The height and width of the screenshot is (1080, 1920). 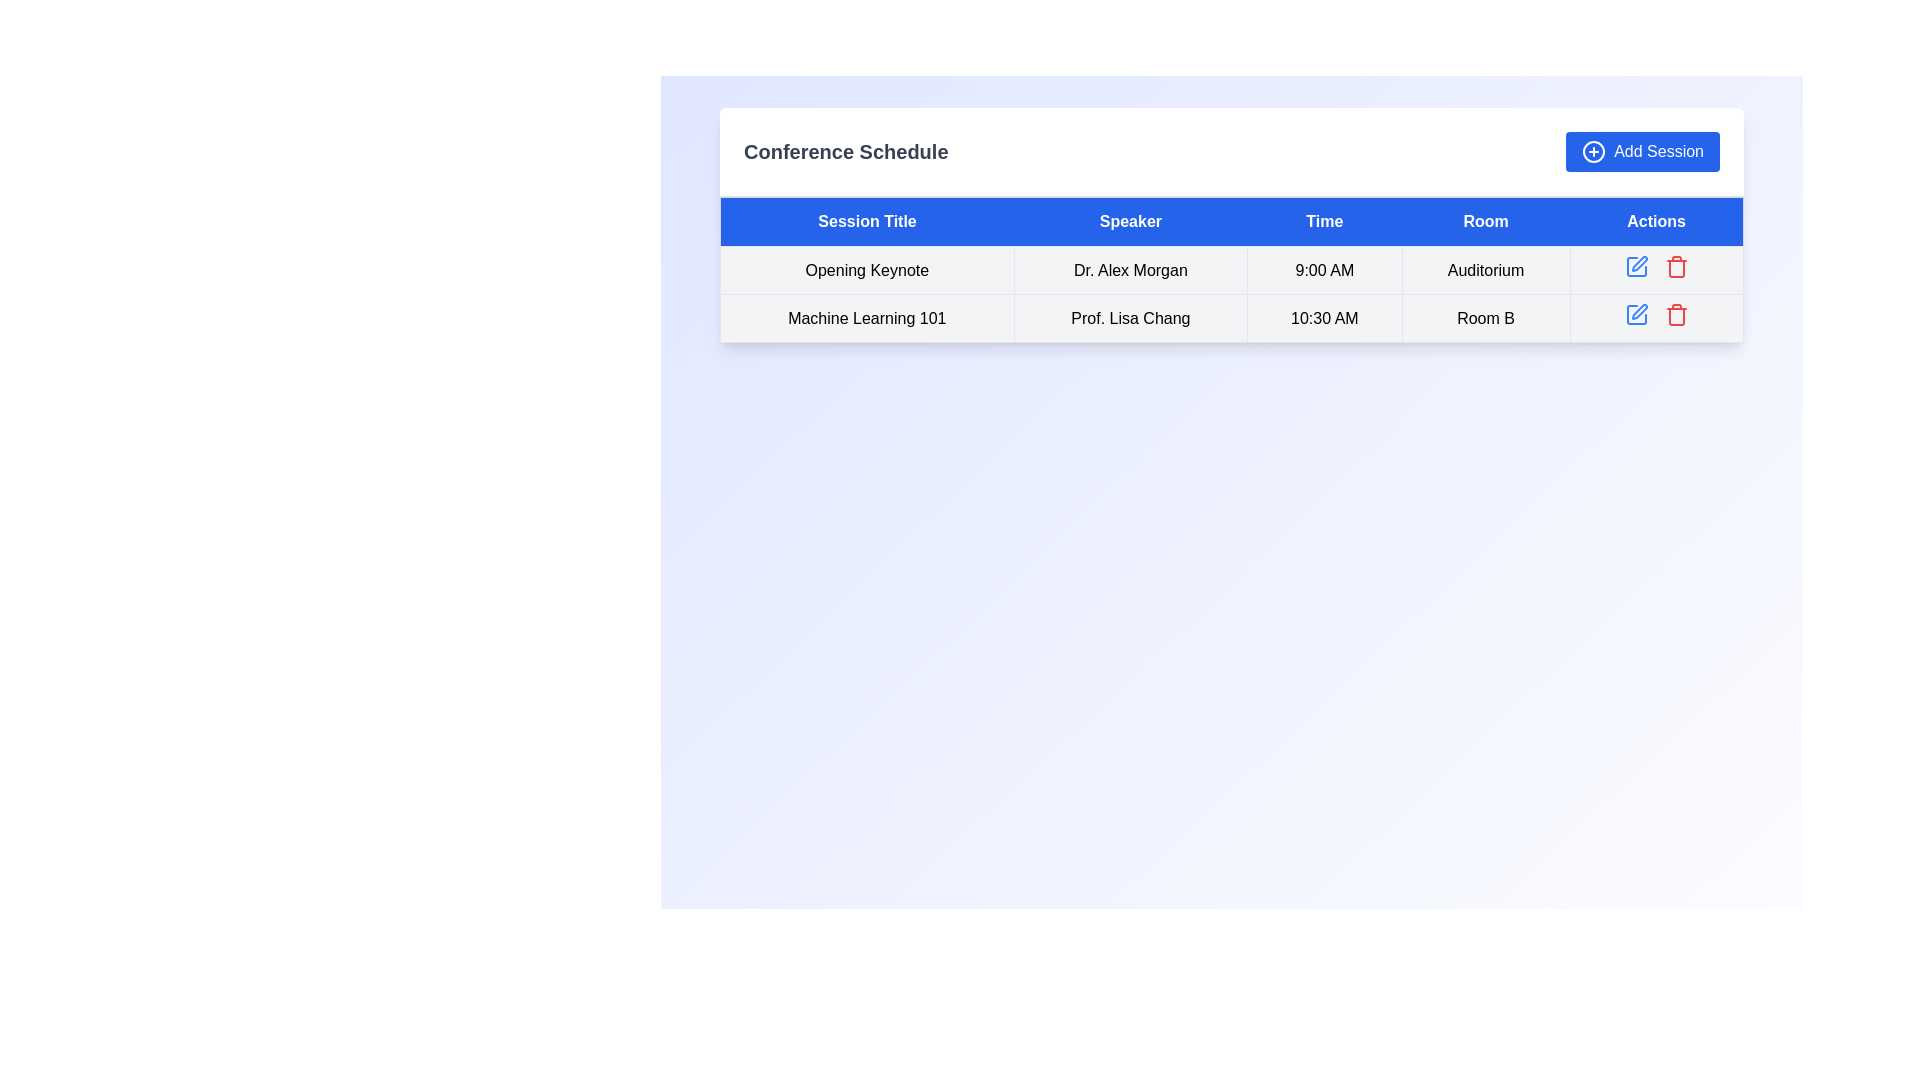 I want to click on the Action button group containing the blue edit pencil and red trash can icons in the Actions column of the second row for the 'Machine Learning 101' session, so click(x=1656, y=317).